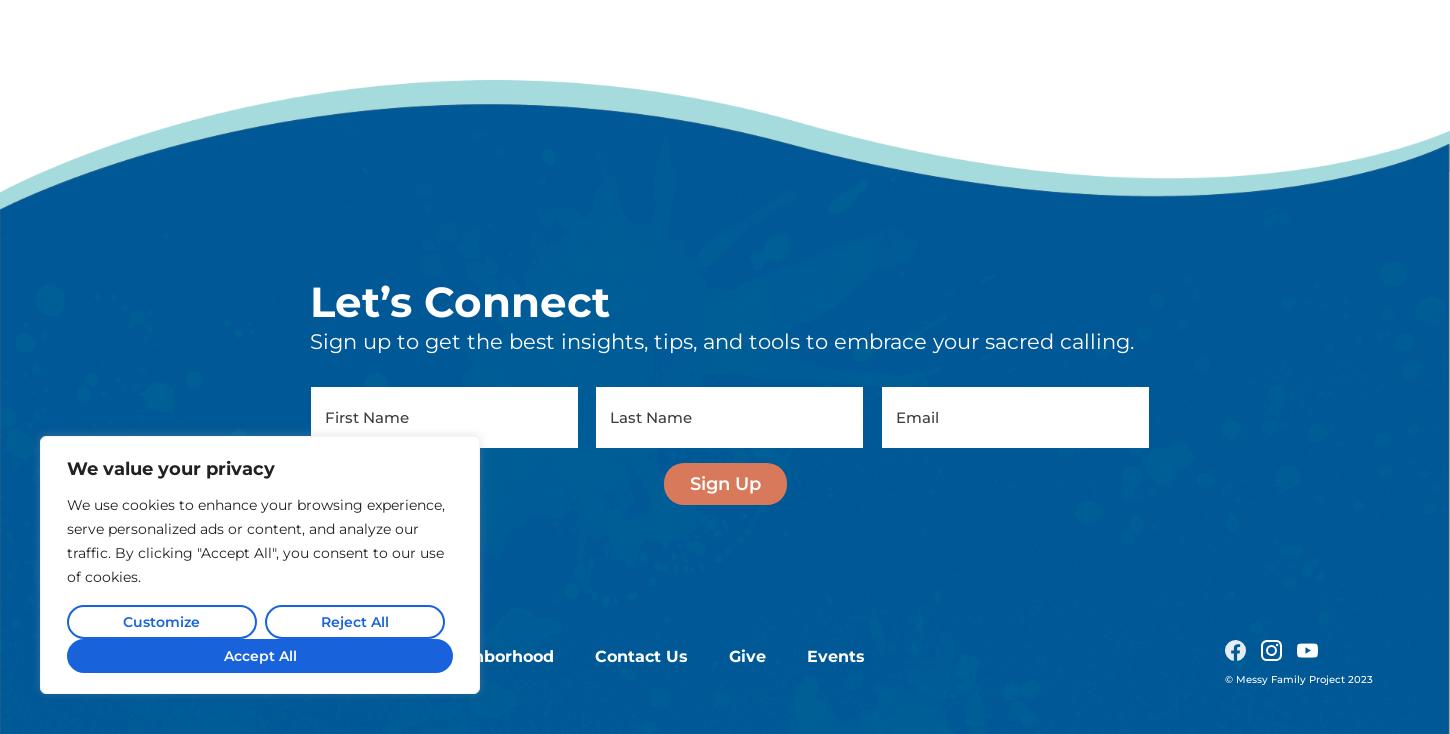  I want to click on 'Contact Us', so click(640, 454).